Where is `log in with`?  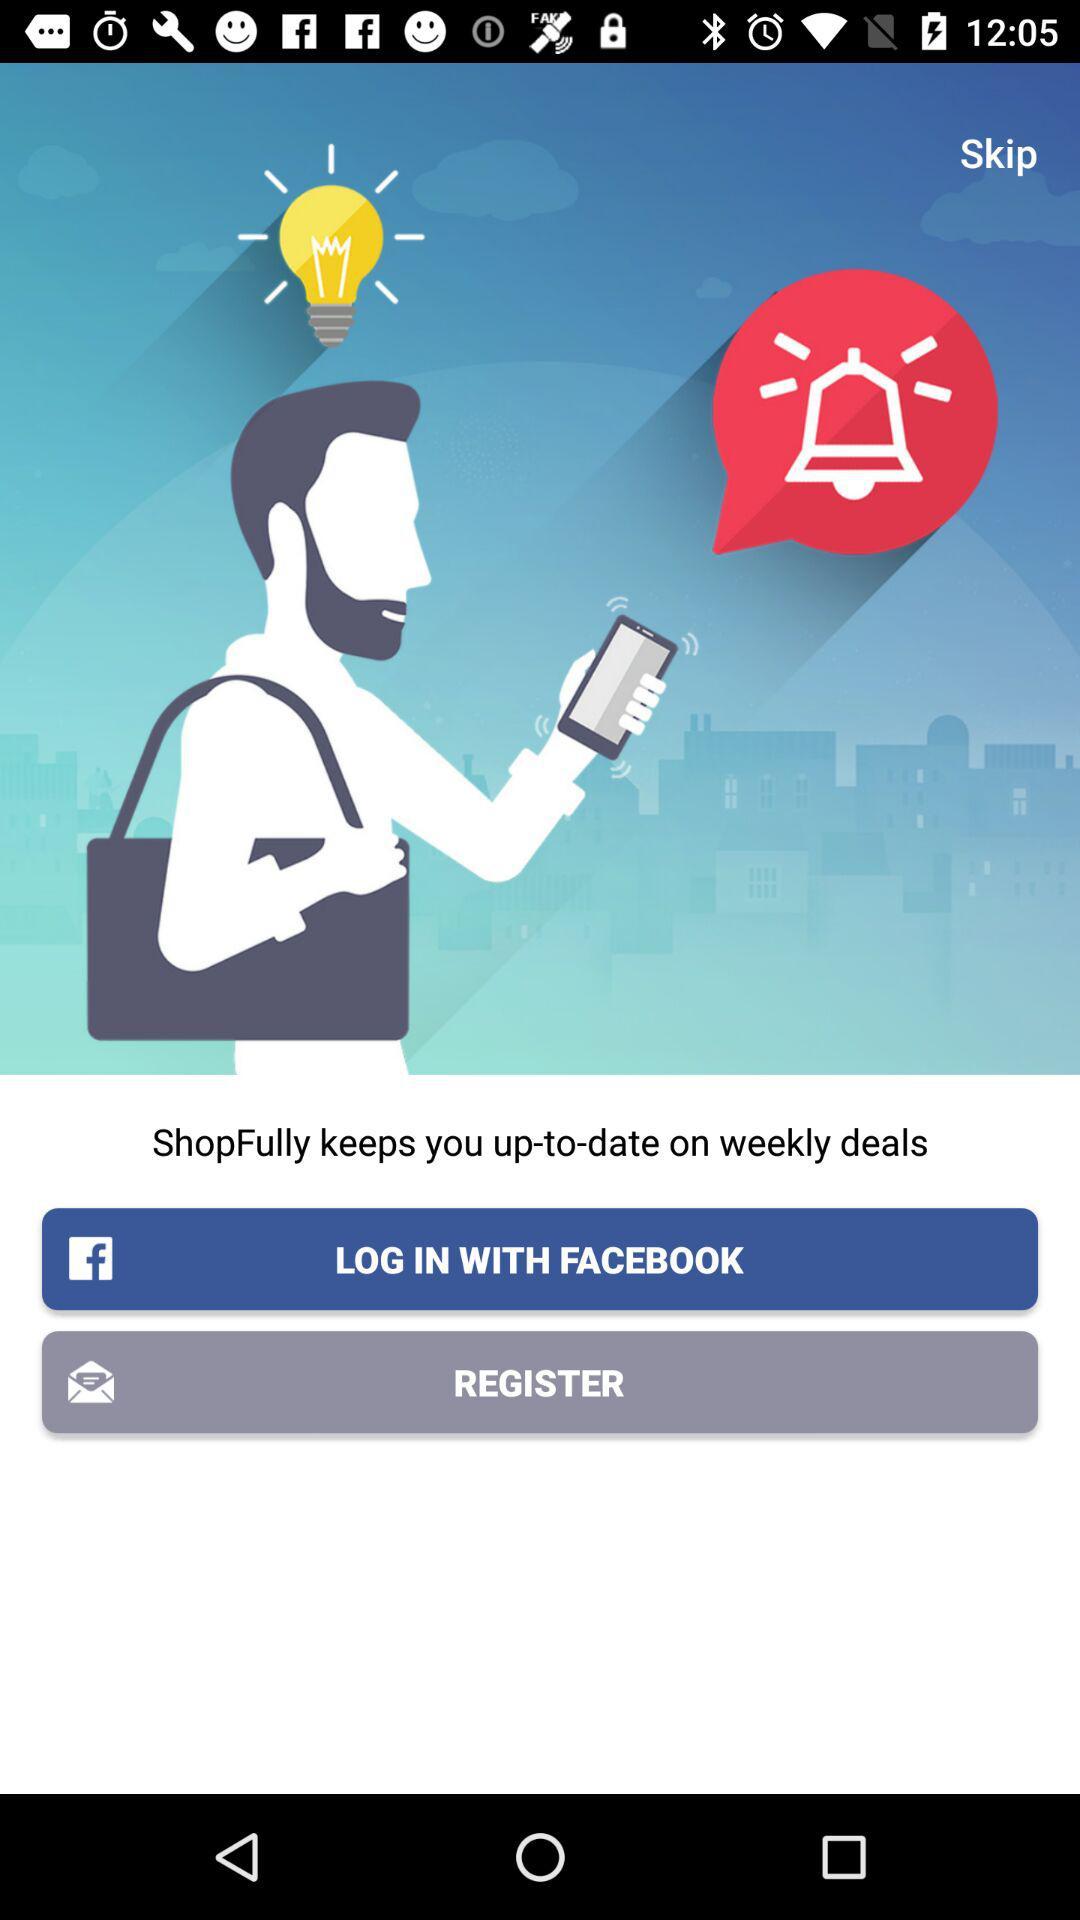 log in with is located at coordinates (540, 1258).